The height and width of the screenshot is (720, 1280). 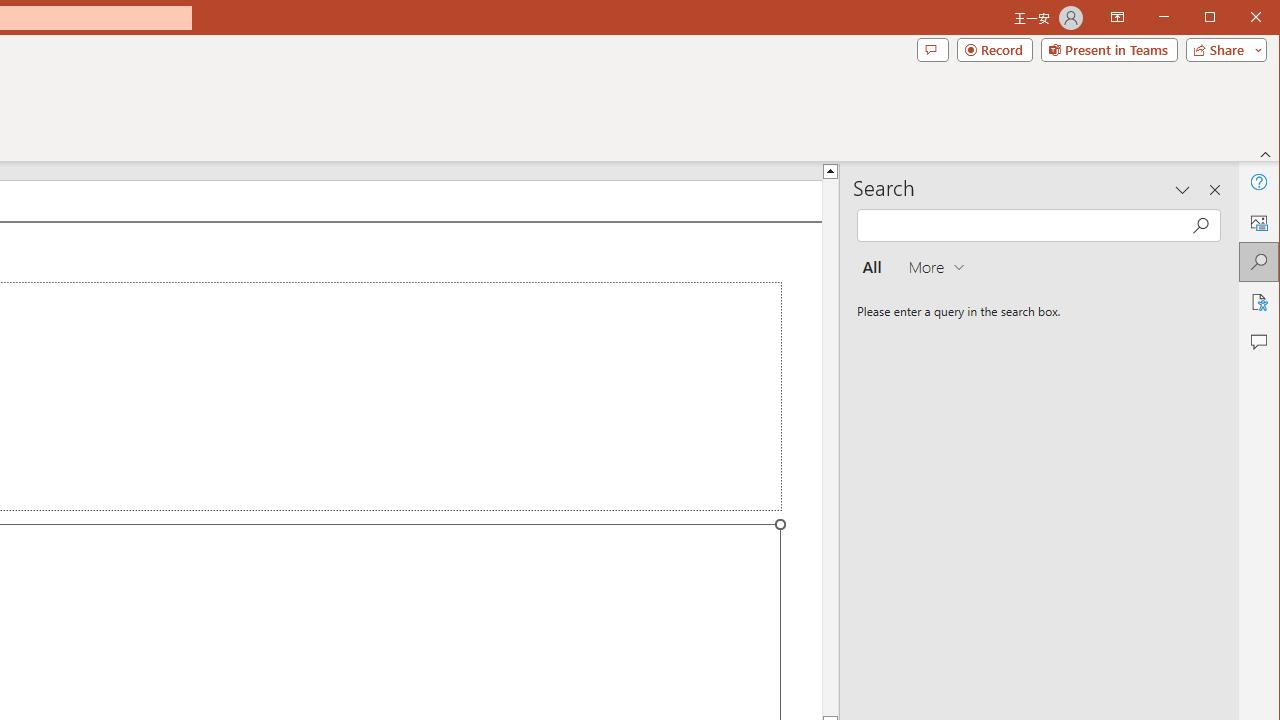 I want to click on 'Line up', so click(x=830, y=169).